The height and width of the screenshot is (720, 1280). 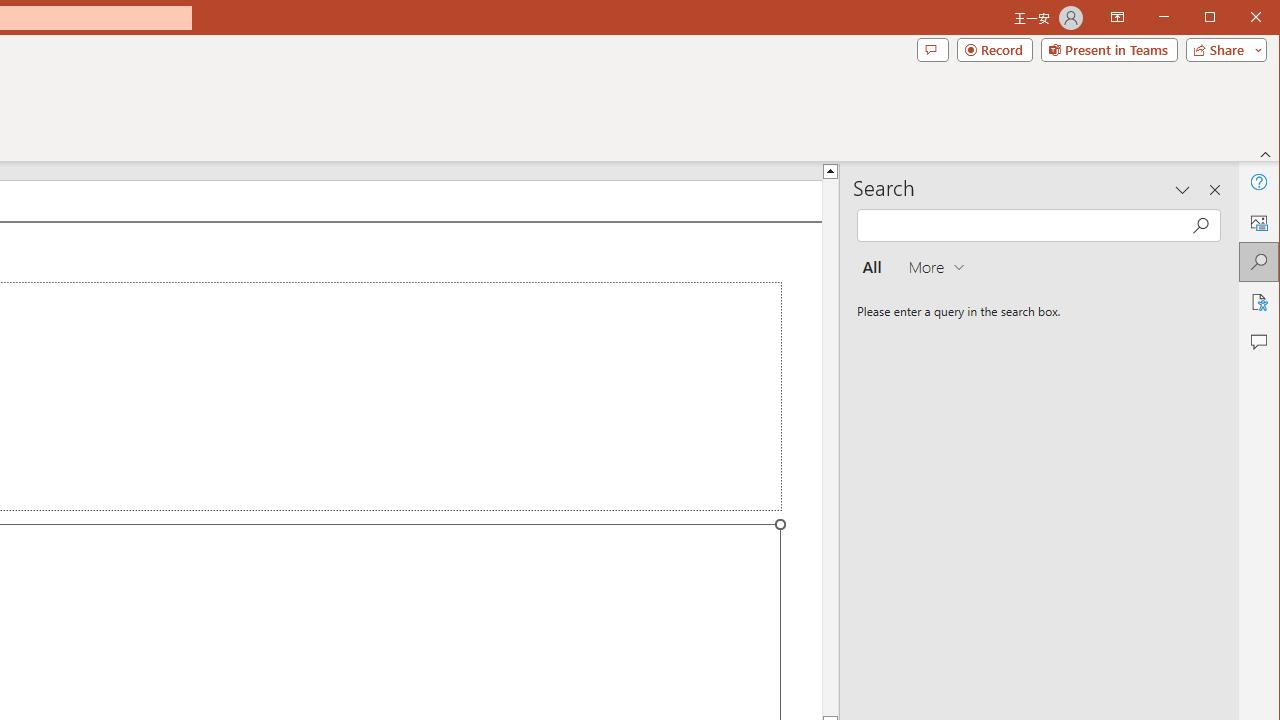 I want to click on 'Line up', so click(x=830, y=169).